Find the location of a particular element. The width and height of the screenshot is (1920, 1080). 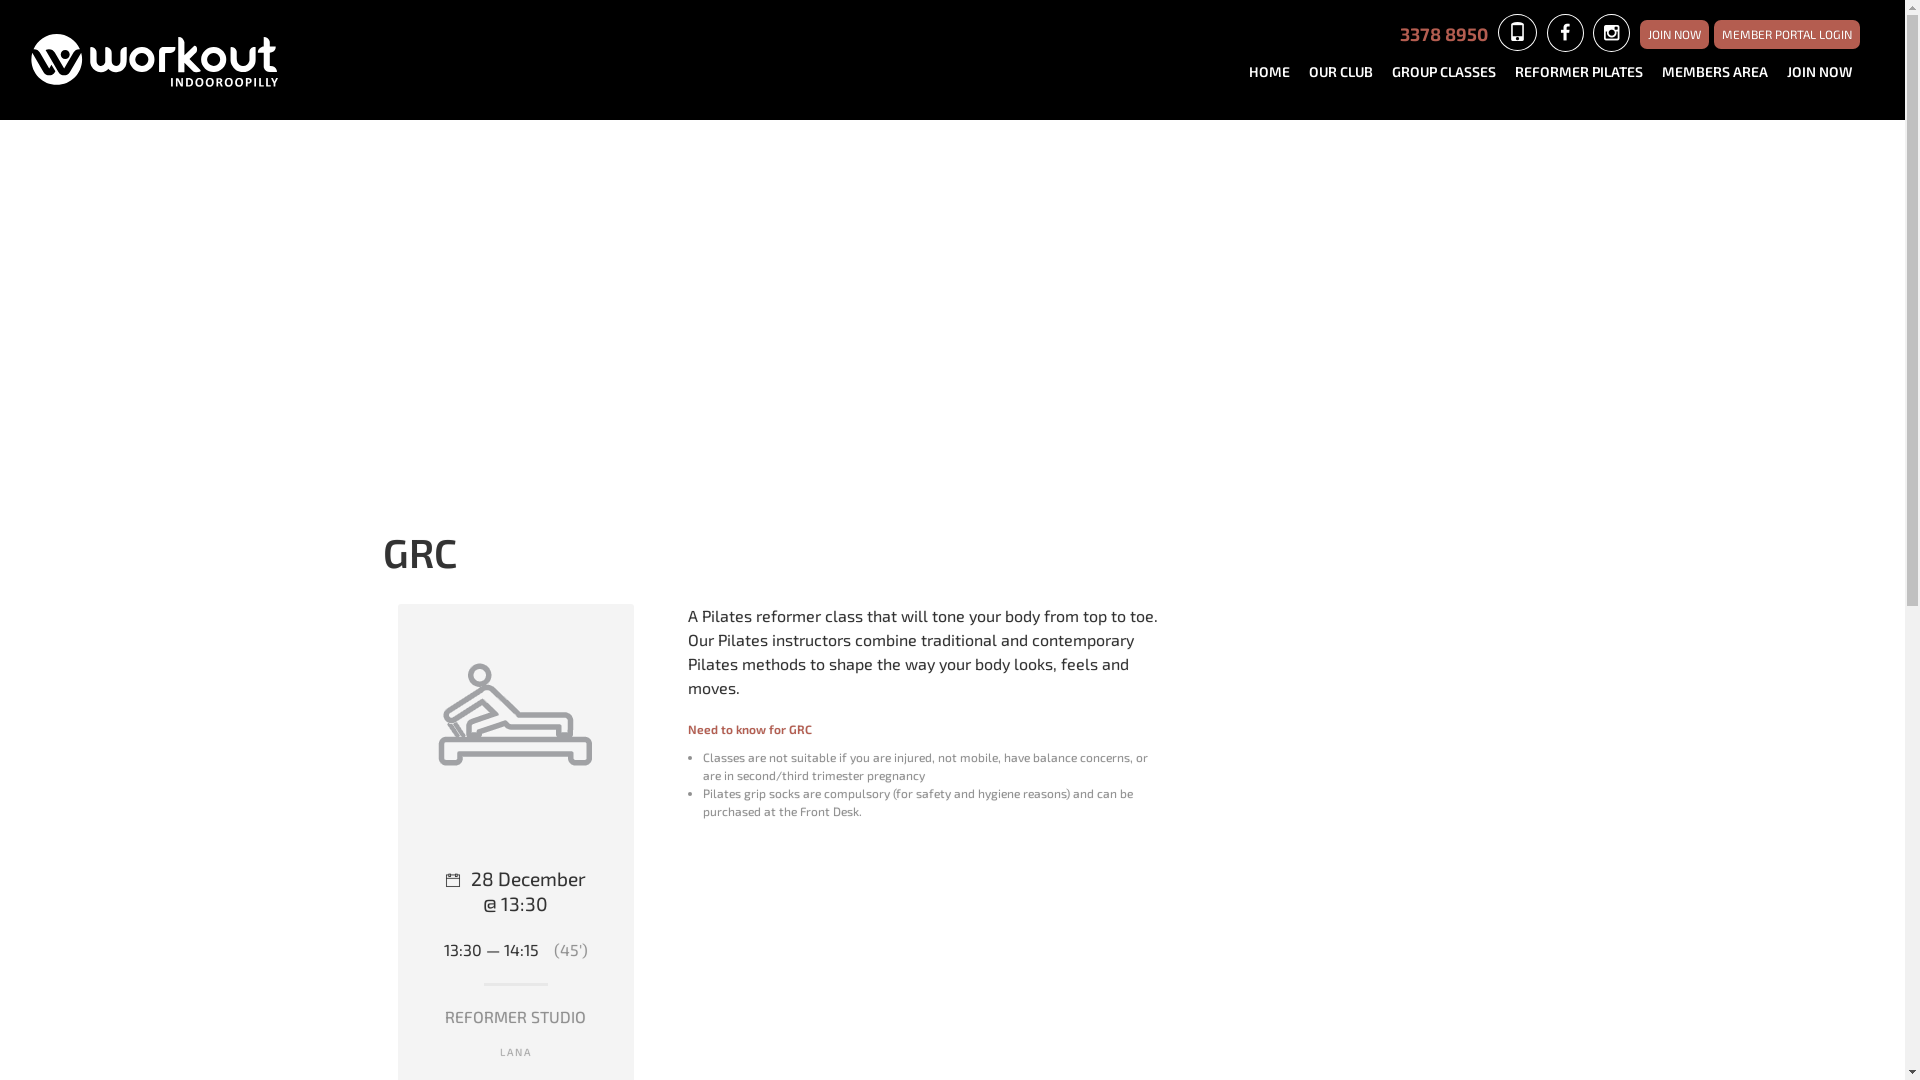

'JOIN NOW' is located at coordinates (1827, 71).